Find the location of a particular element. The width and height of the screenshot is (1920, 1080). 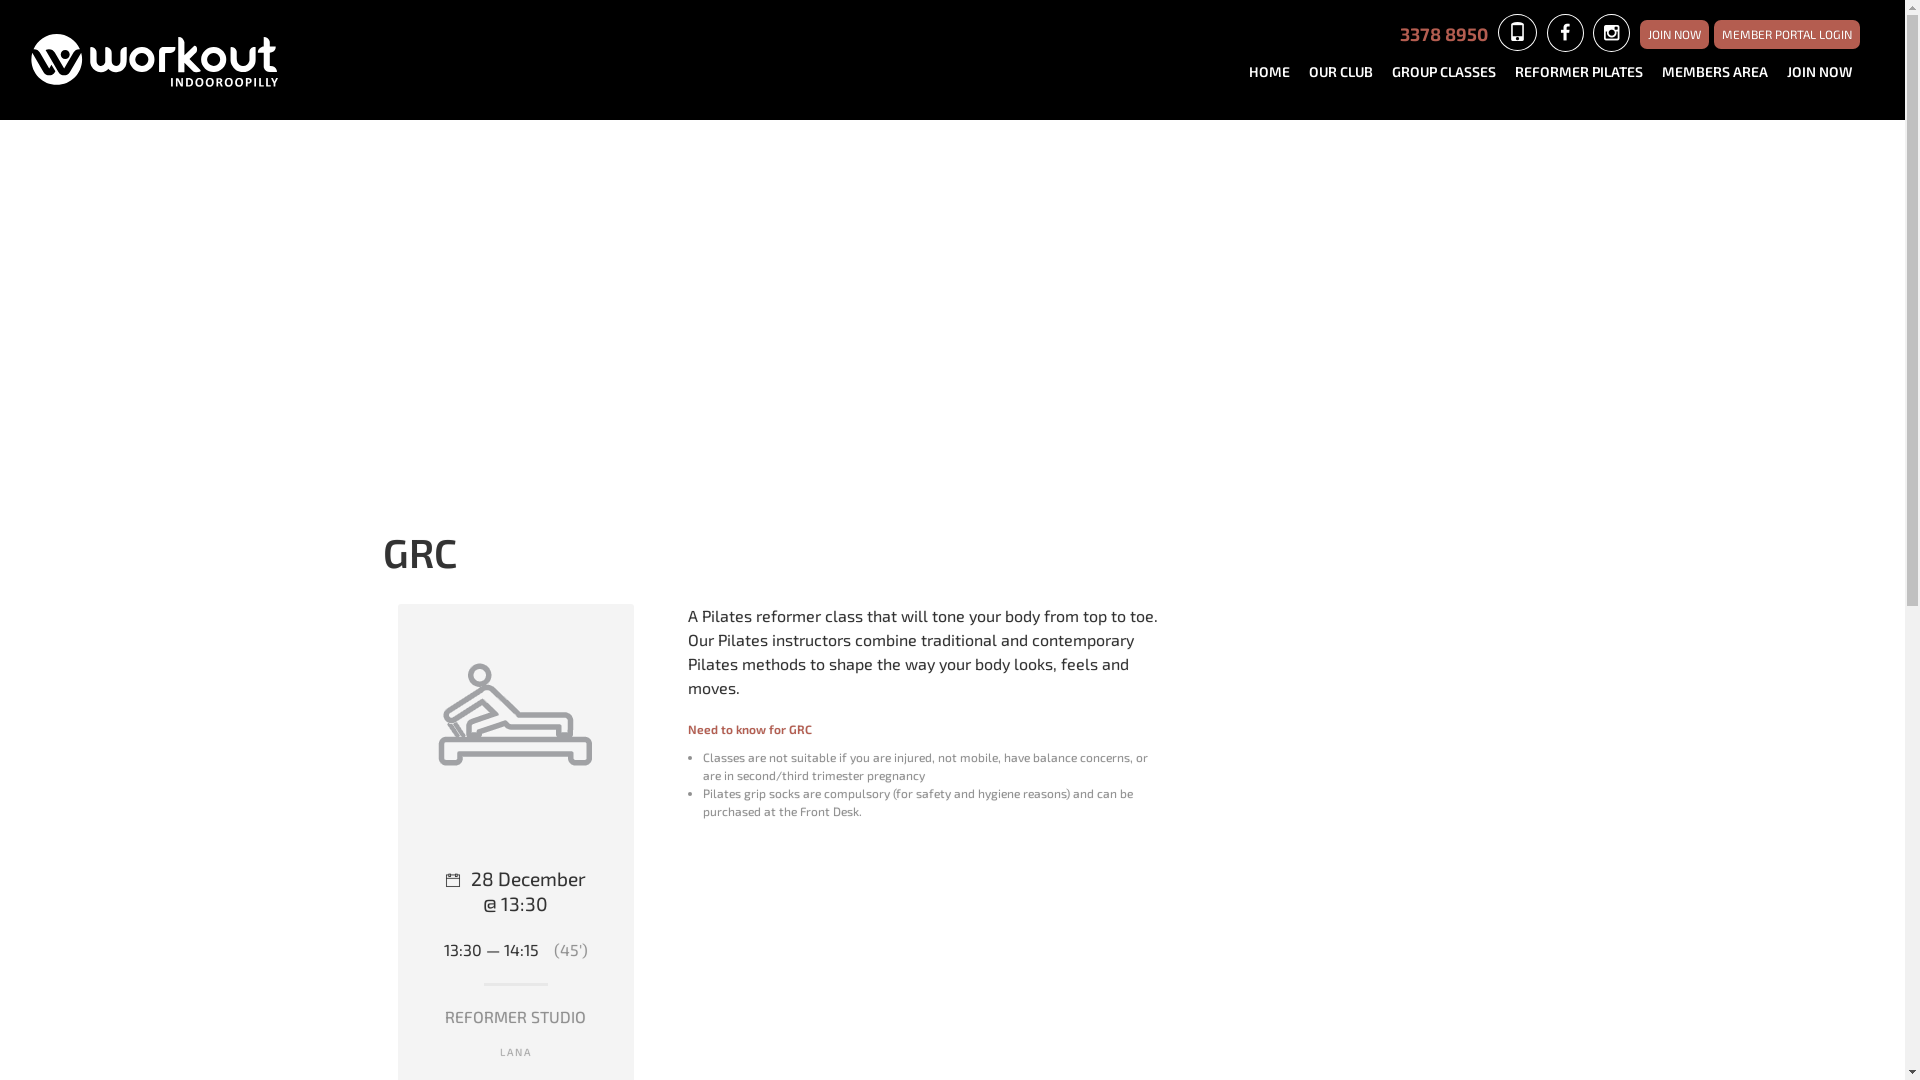

'JOIN NOW' is located at coordinates (1827, 71).